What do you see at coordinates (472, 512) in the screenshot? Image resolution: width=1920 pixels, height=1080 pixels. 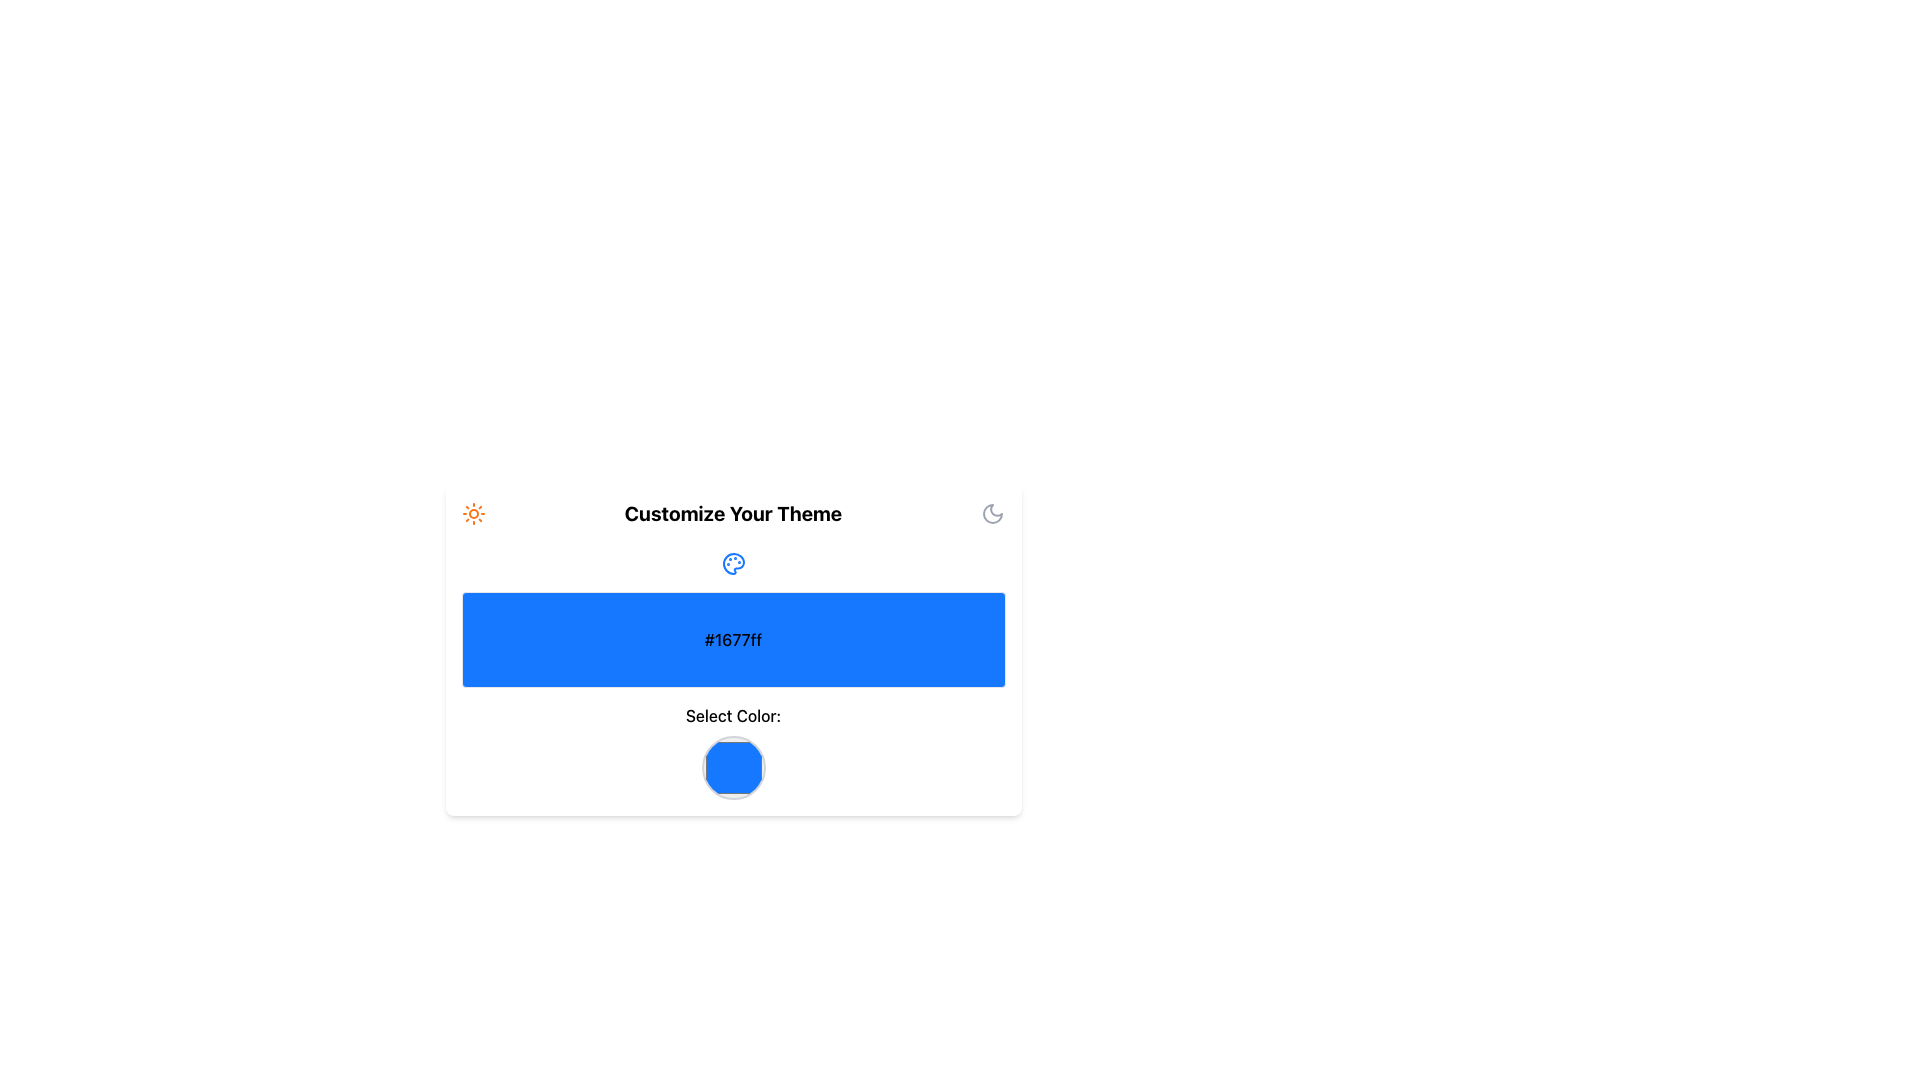 I see `the light-themed mode icon button located to the left of the 'Customize Your Theme' header` at bounding box center [472, 512].